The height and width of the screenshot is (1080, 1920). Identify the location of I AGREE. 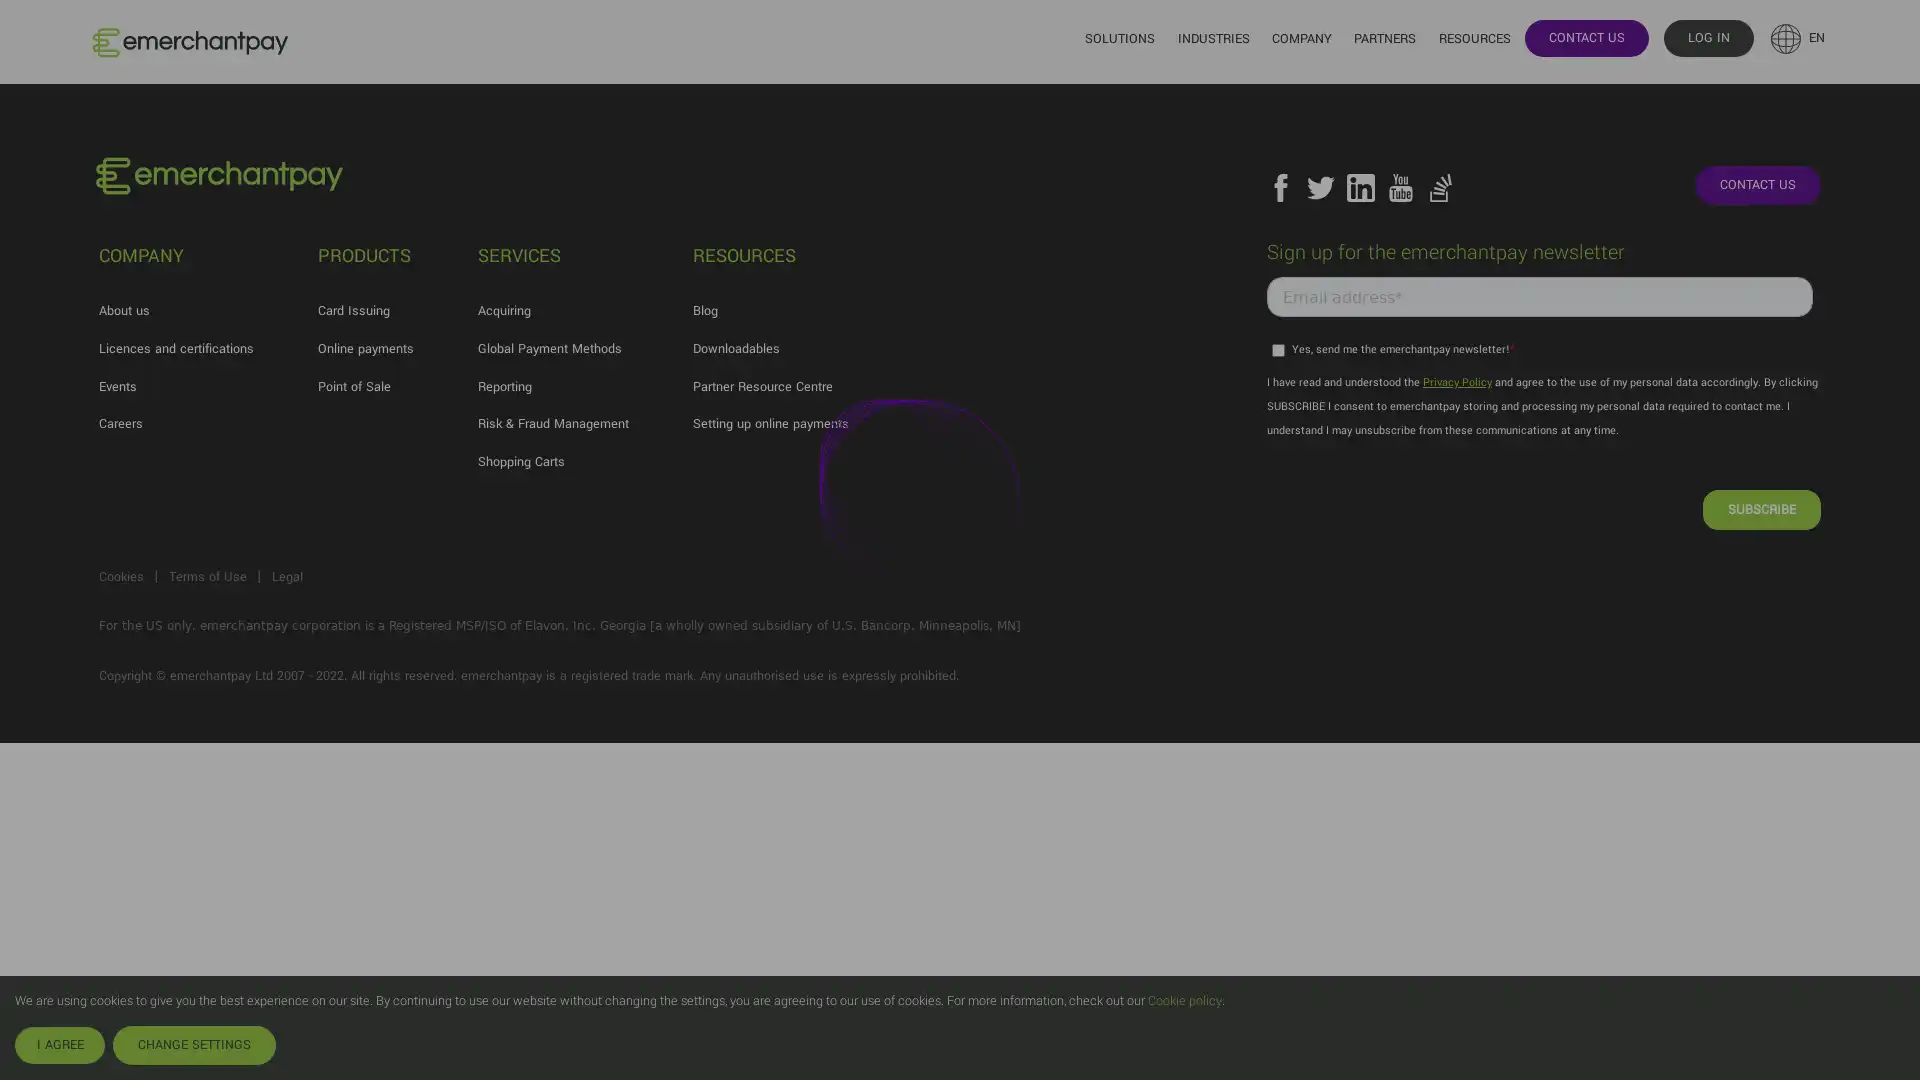
(59, 1044).